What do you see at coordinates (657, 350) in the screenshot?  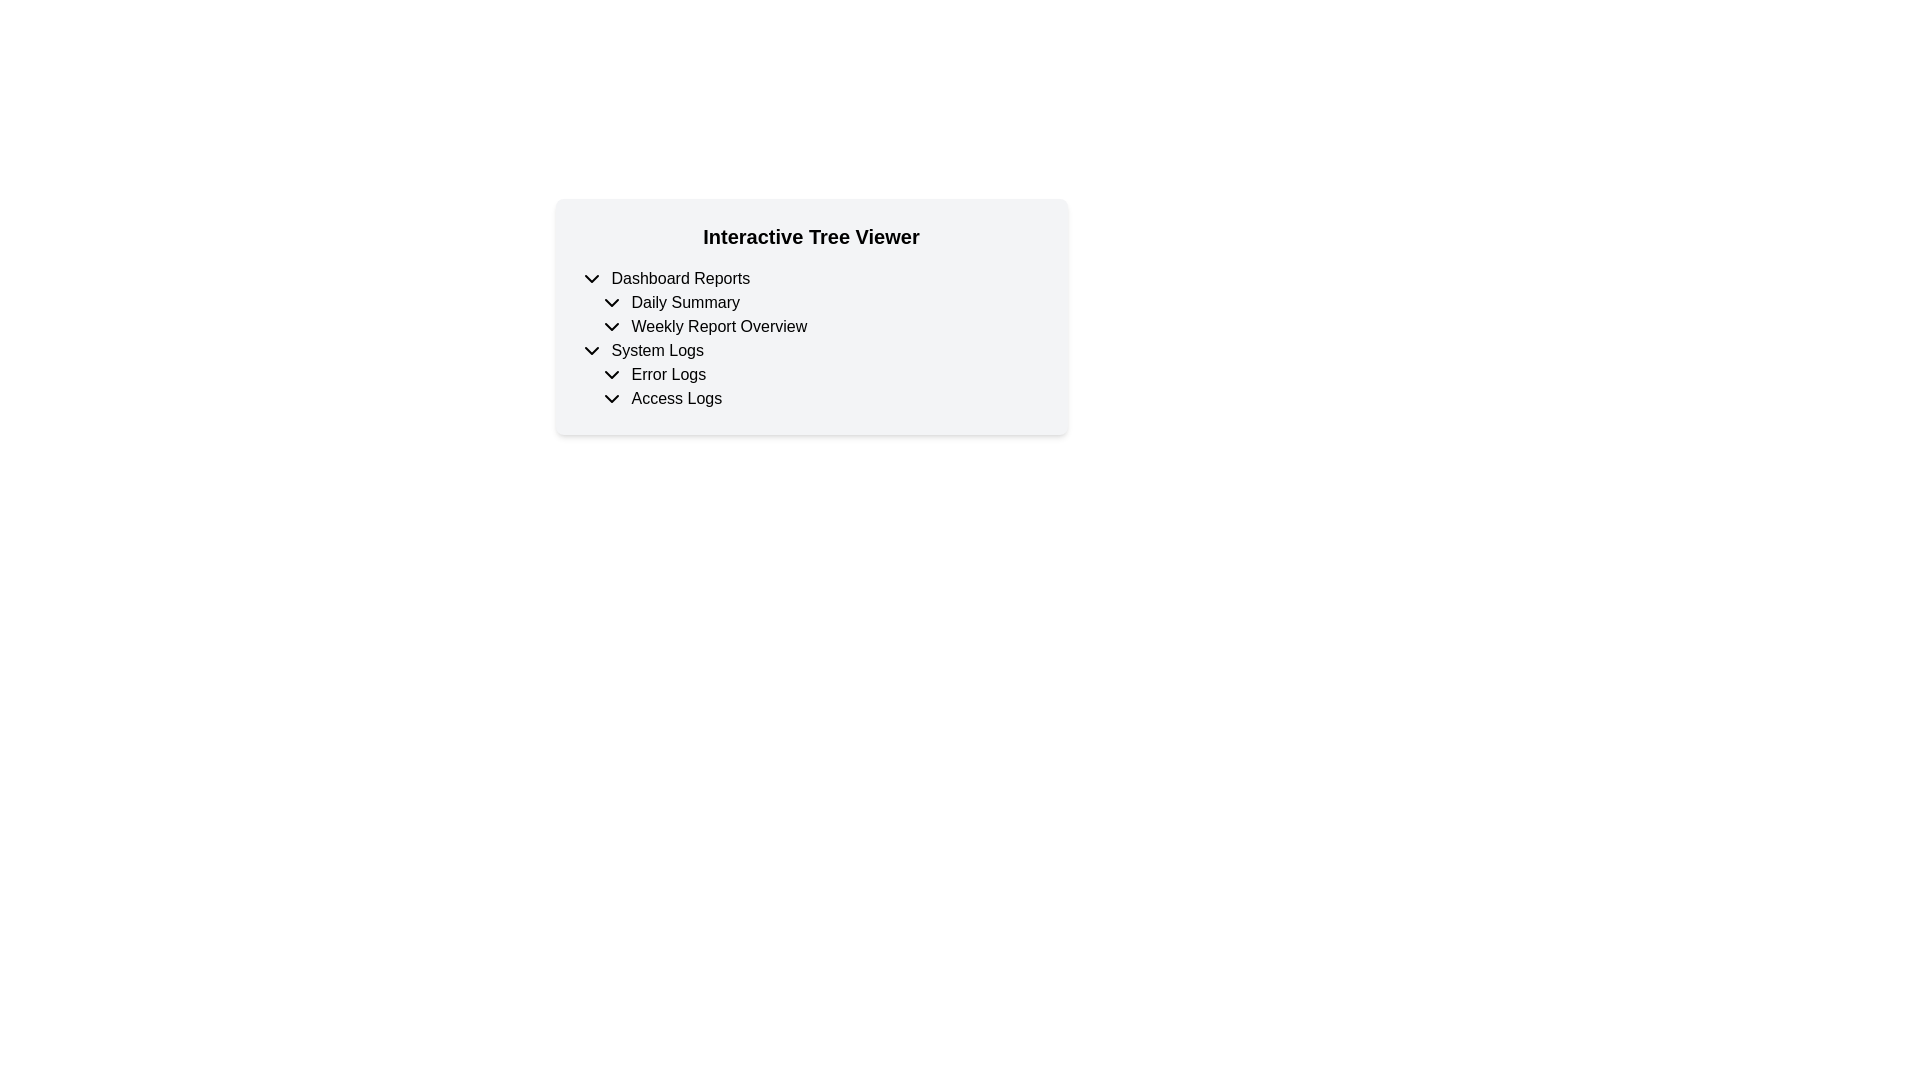 I see `the 'System Logs' label within the tree navigation structure, located under 'Weekly Report Overview'` at bounding box center [657, 350].